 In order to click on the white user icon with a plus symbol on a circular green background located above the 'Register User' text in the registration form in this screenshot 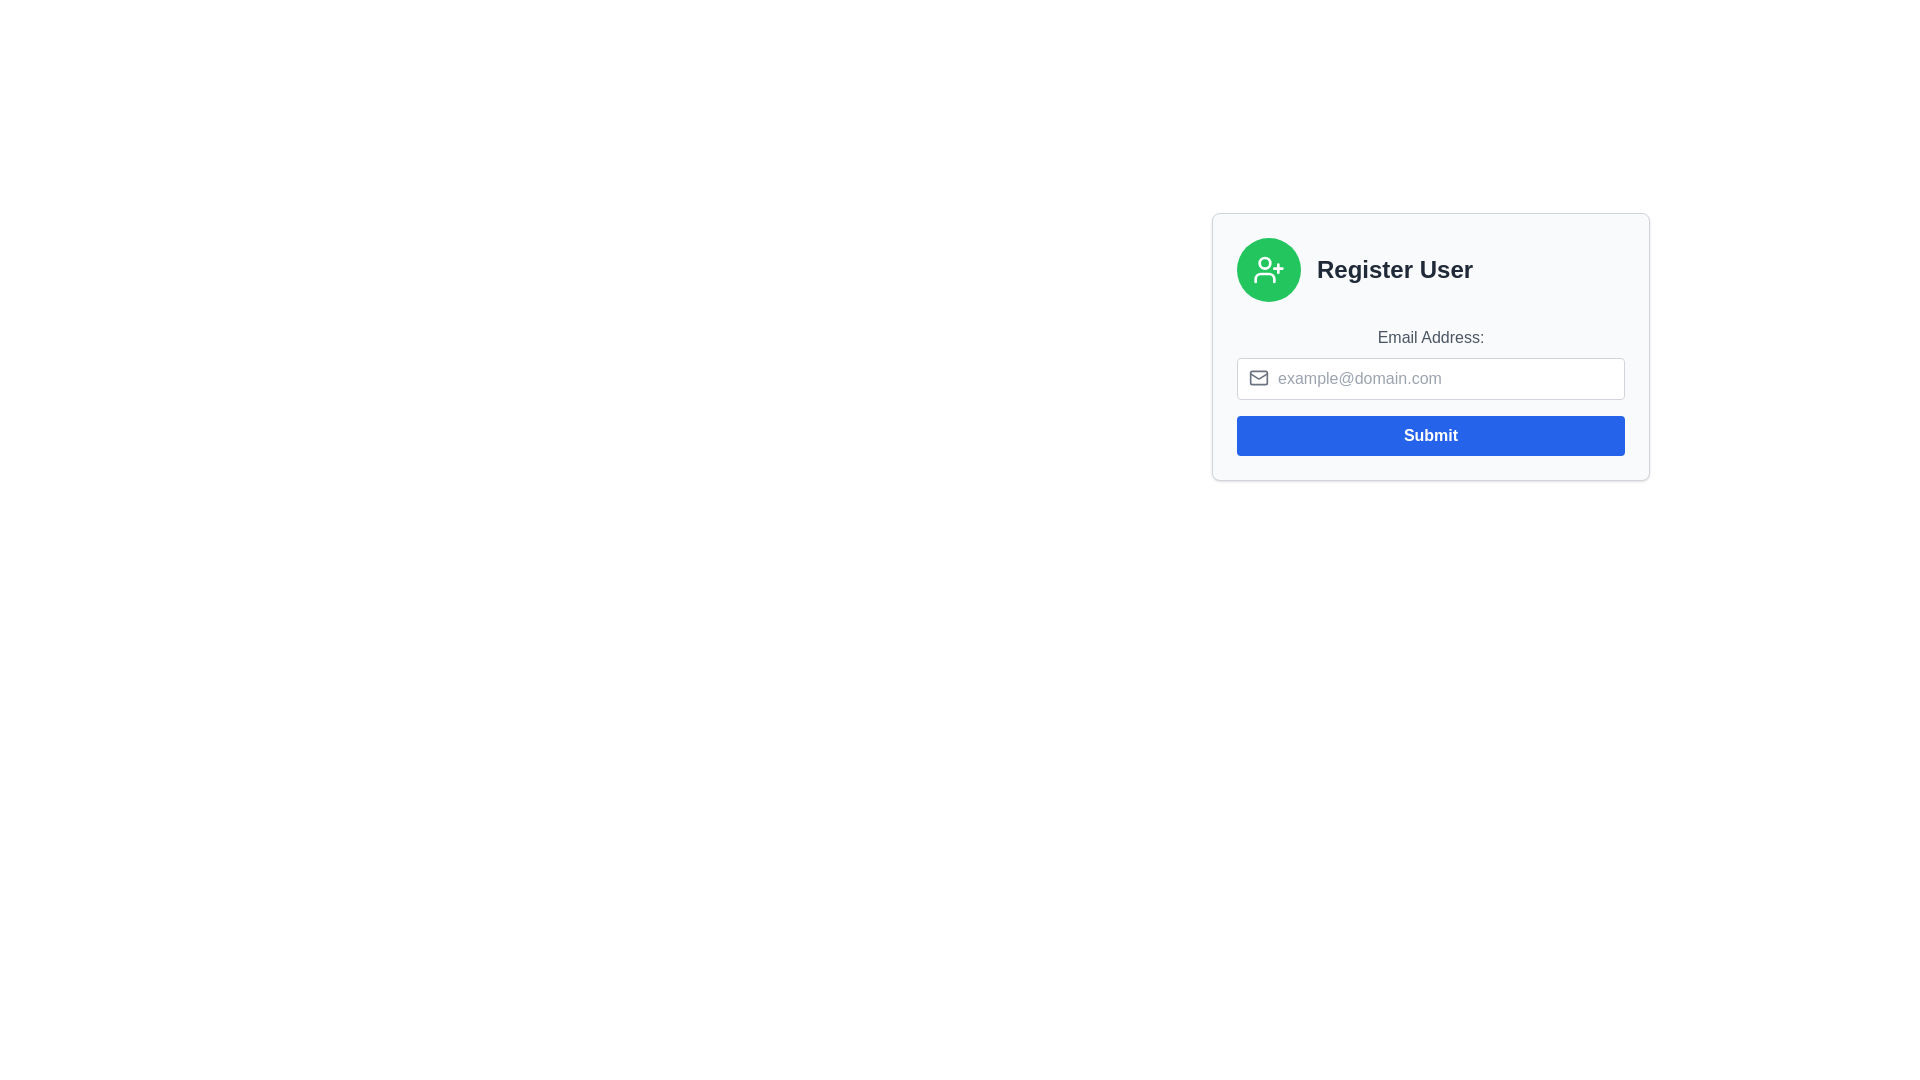, I will do `click(1267, 270)`.